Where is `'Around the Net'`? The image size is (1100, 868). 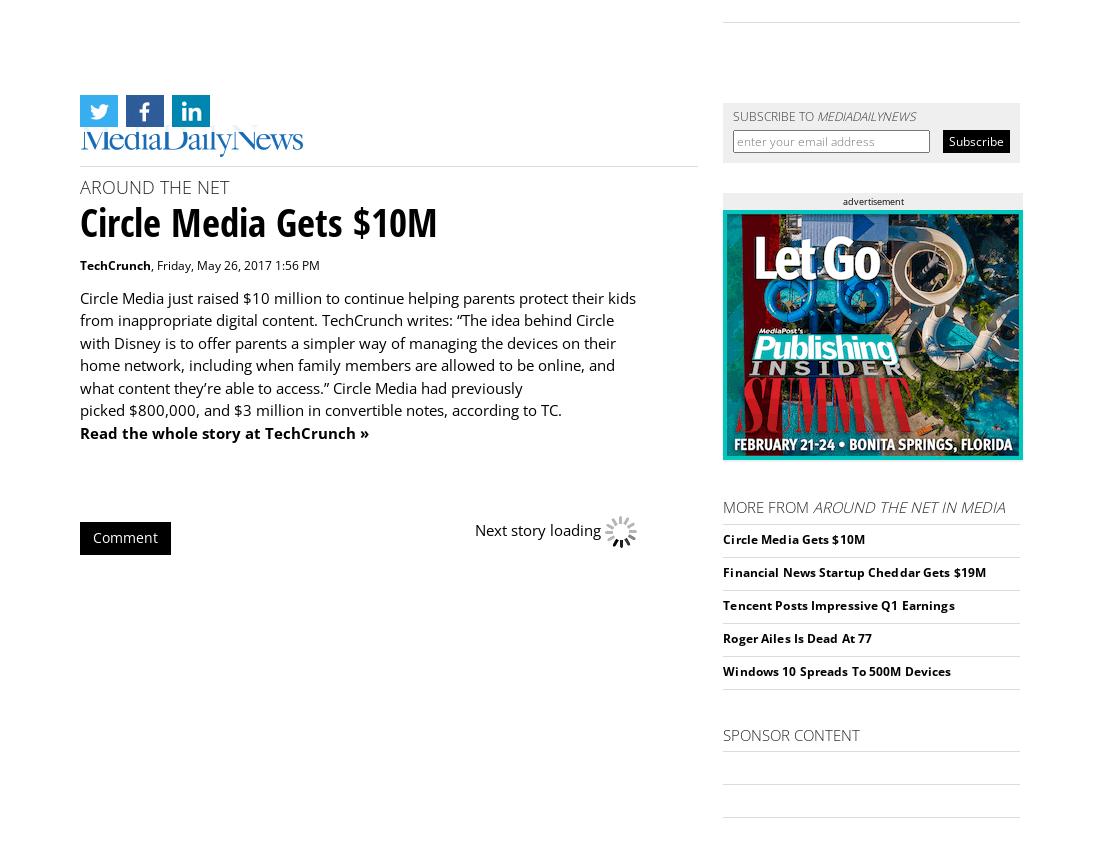
'Around the Net' is located at coordinates (153, 186).